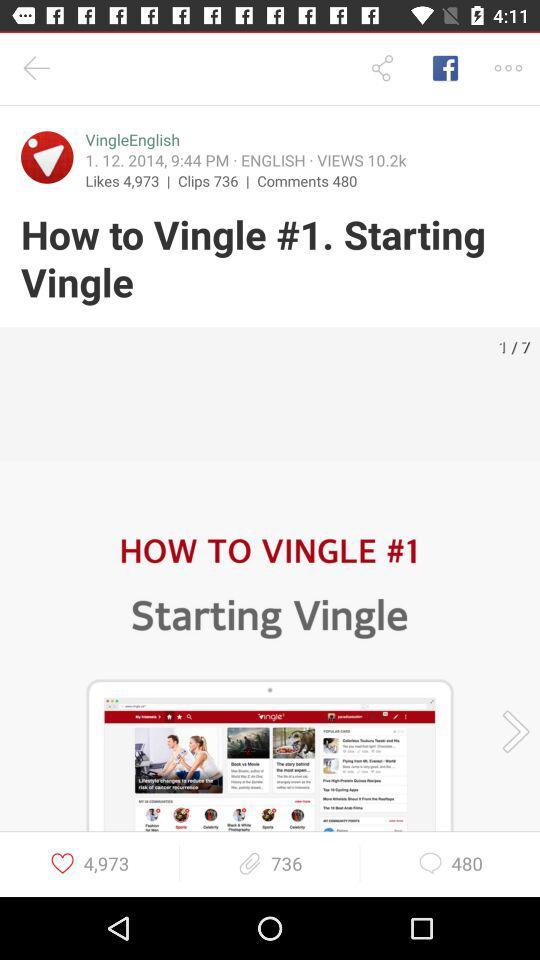  What do you see at coordinates (307, 179) in the screenshot?
I see `the icon below 1 12 2014` at bounding box center [307, 179].